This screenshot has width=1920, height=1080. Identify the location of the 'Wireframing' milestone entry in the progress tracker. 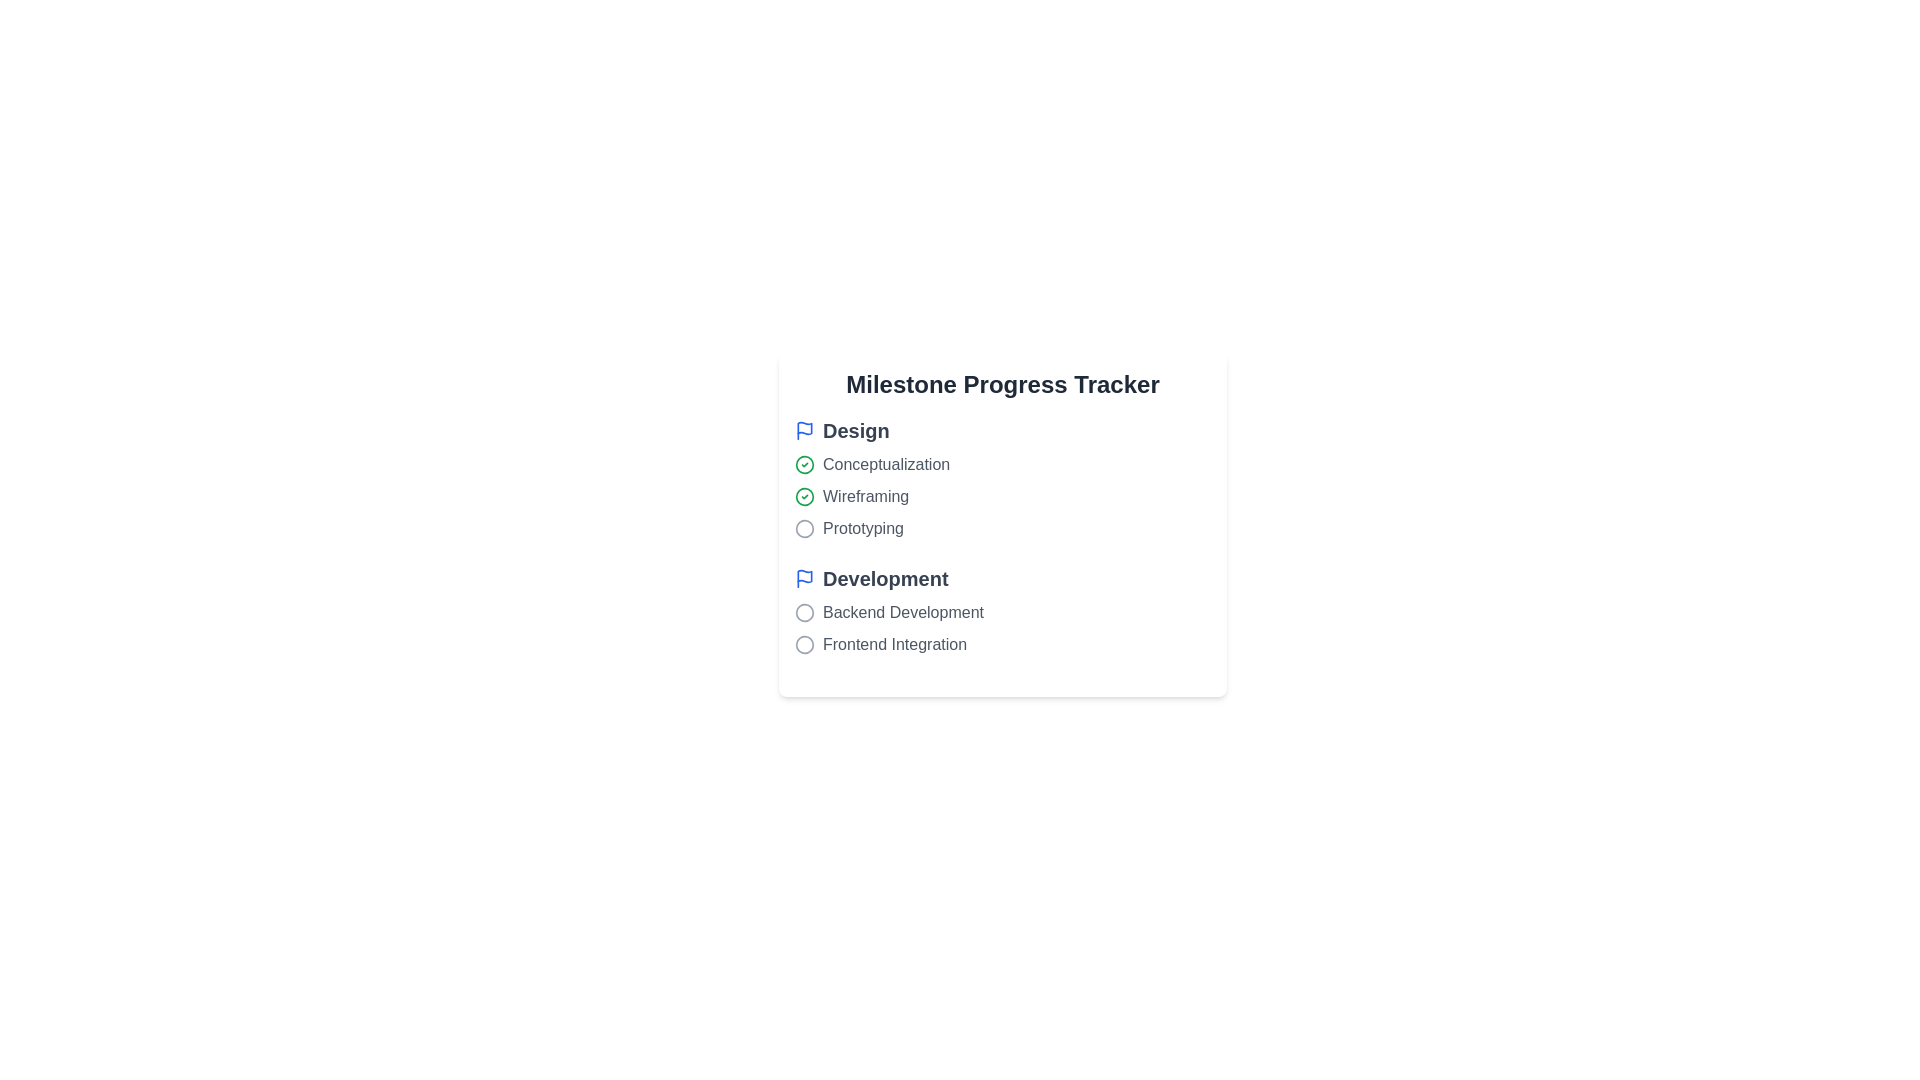
(1003, 496).